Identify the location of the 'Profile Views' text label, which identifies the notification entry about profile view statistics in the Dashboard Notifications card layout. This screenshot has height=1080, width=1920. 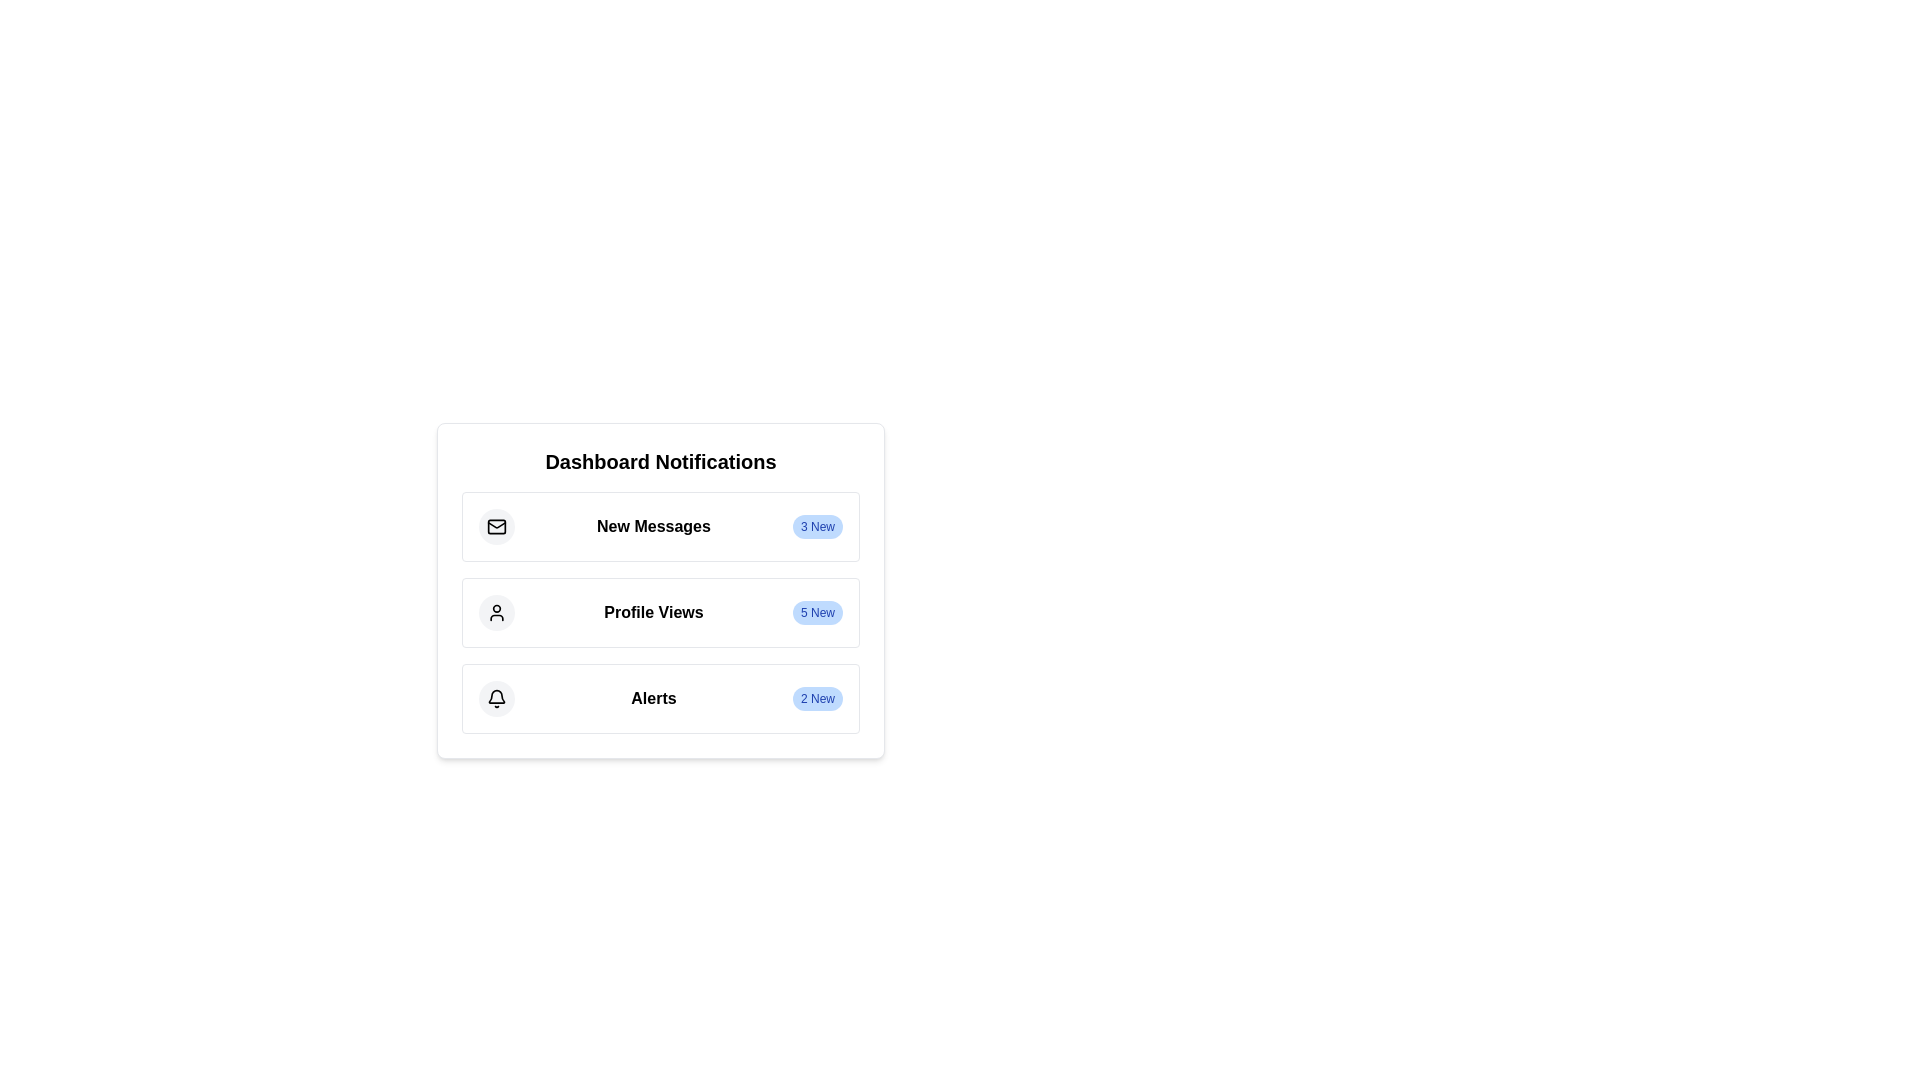
(653, 612).